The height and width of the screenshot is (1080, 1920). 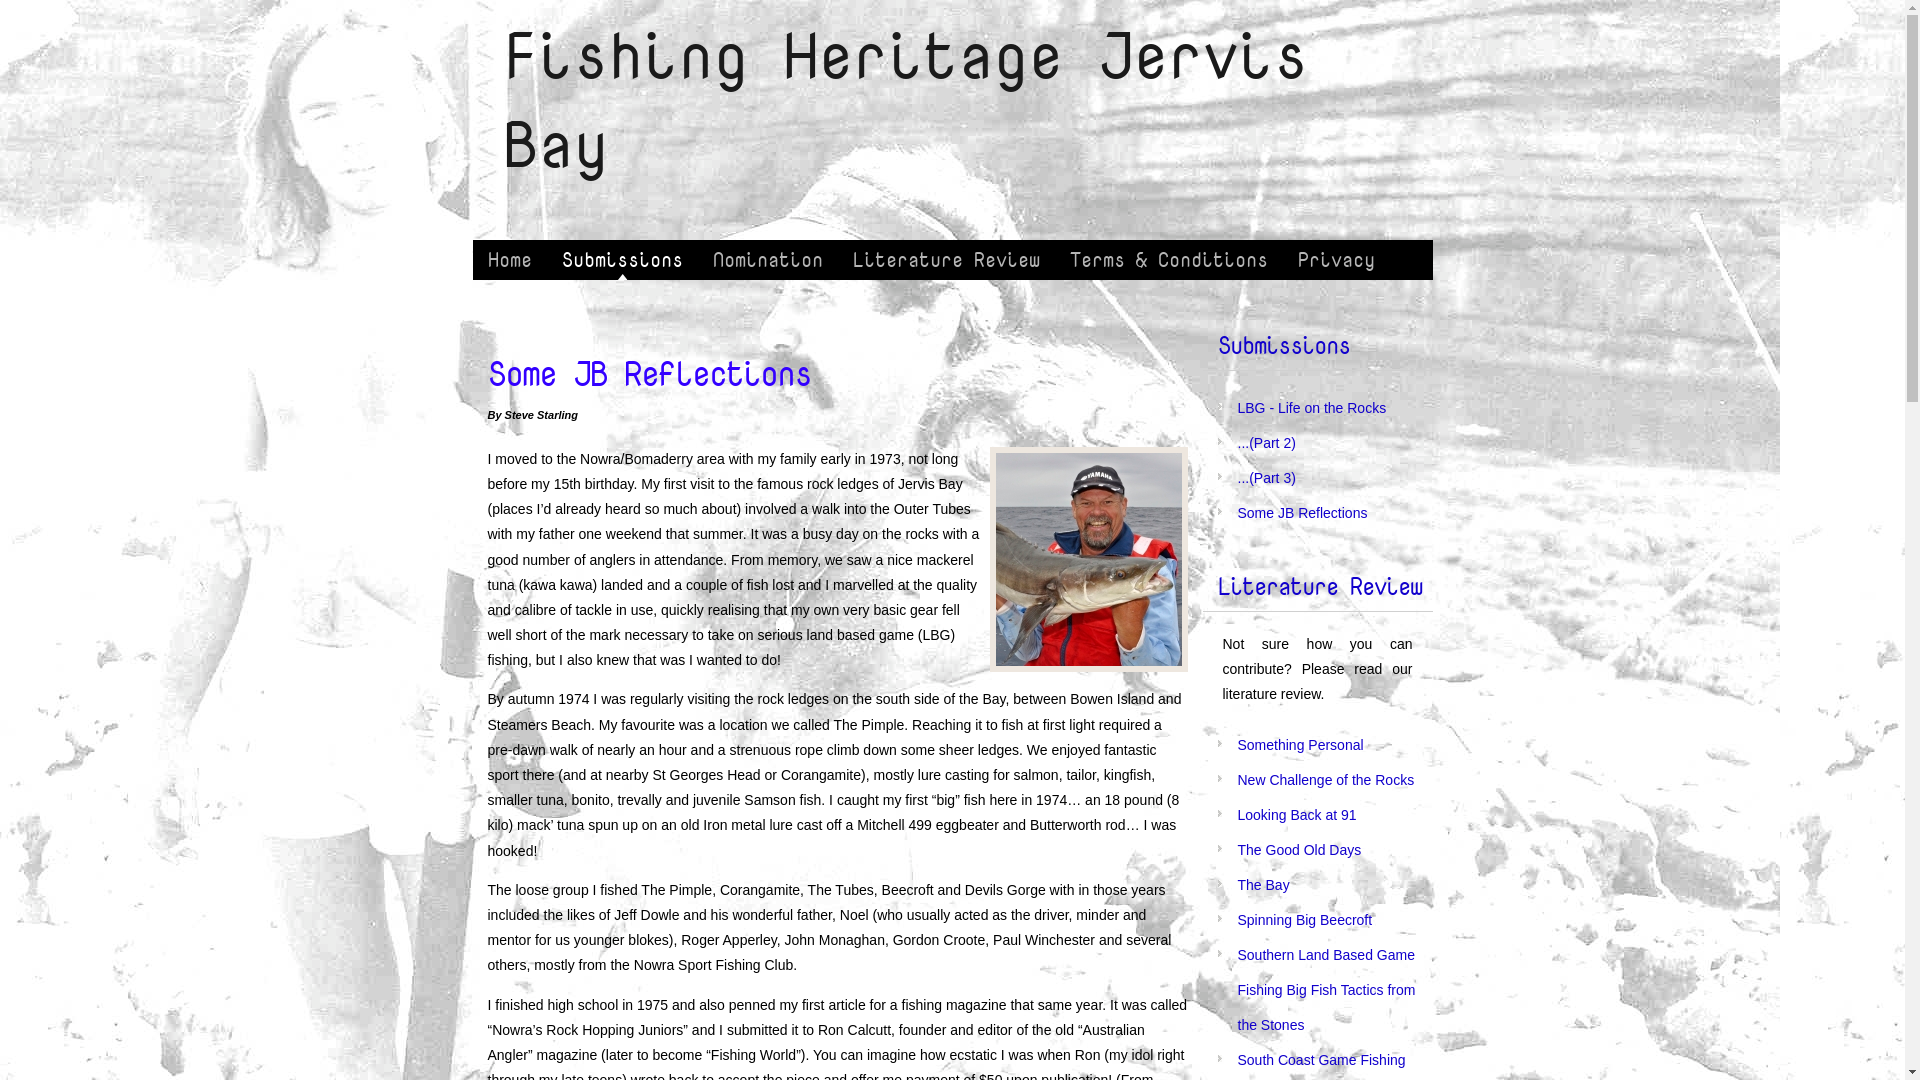 What do you see at coordinates (1167, 258) in the screenshot?
I see `'Terms & Conditions'` at bounding box center [1167, 258].